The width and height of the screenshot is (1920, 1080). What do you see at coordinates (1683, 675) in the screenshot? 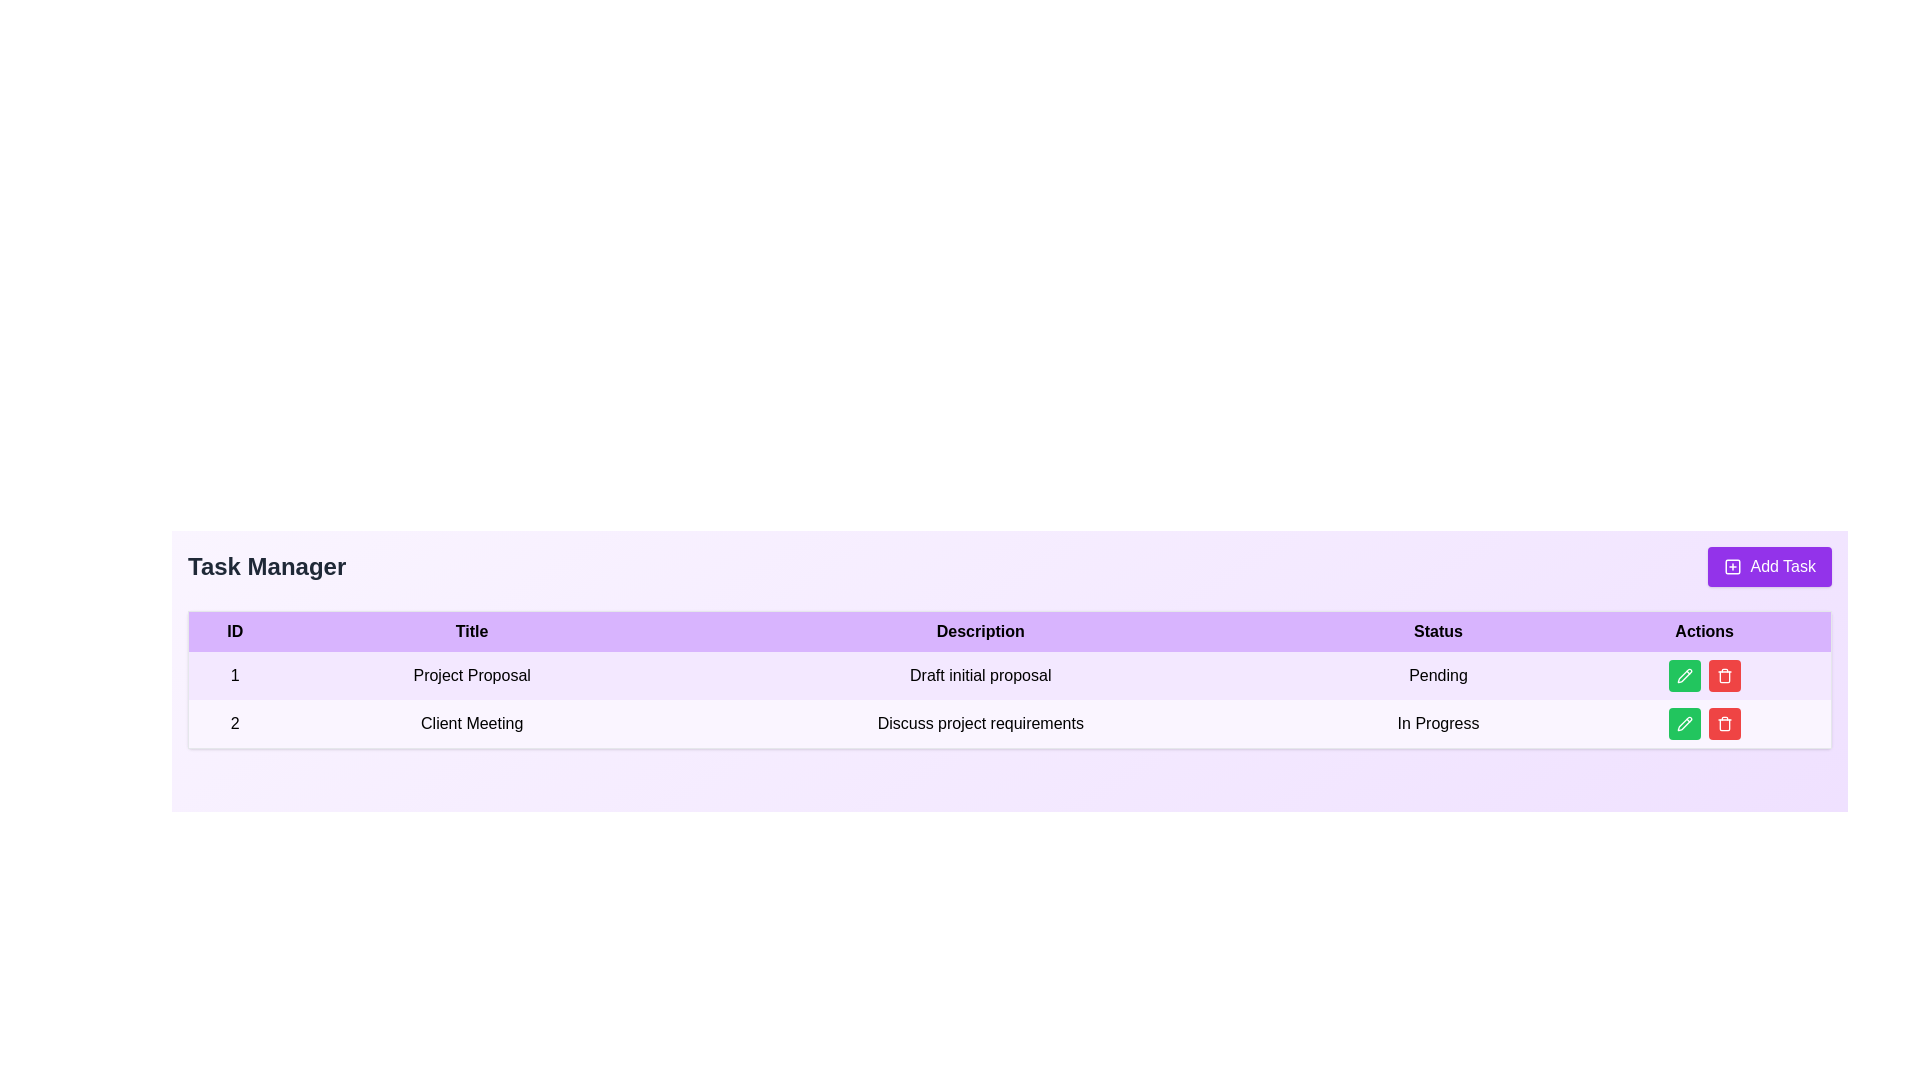
I see `the editing button located in the Actions column of the first row for the 'Project Proposal' task with status 'Pending' to initiate editing` at bounding box center [1683, 675].